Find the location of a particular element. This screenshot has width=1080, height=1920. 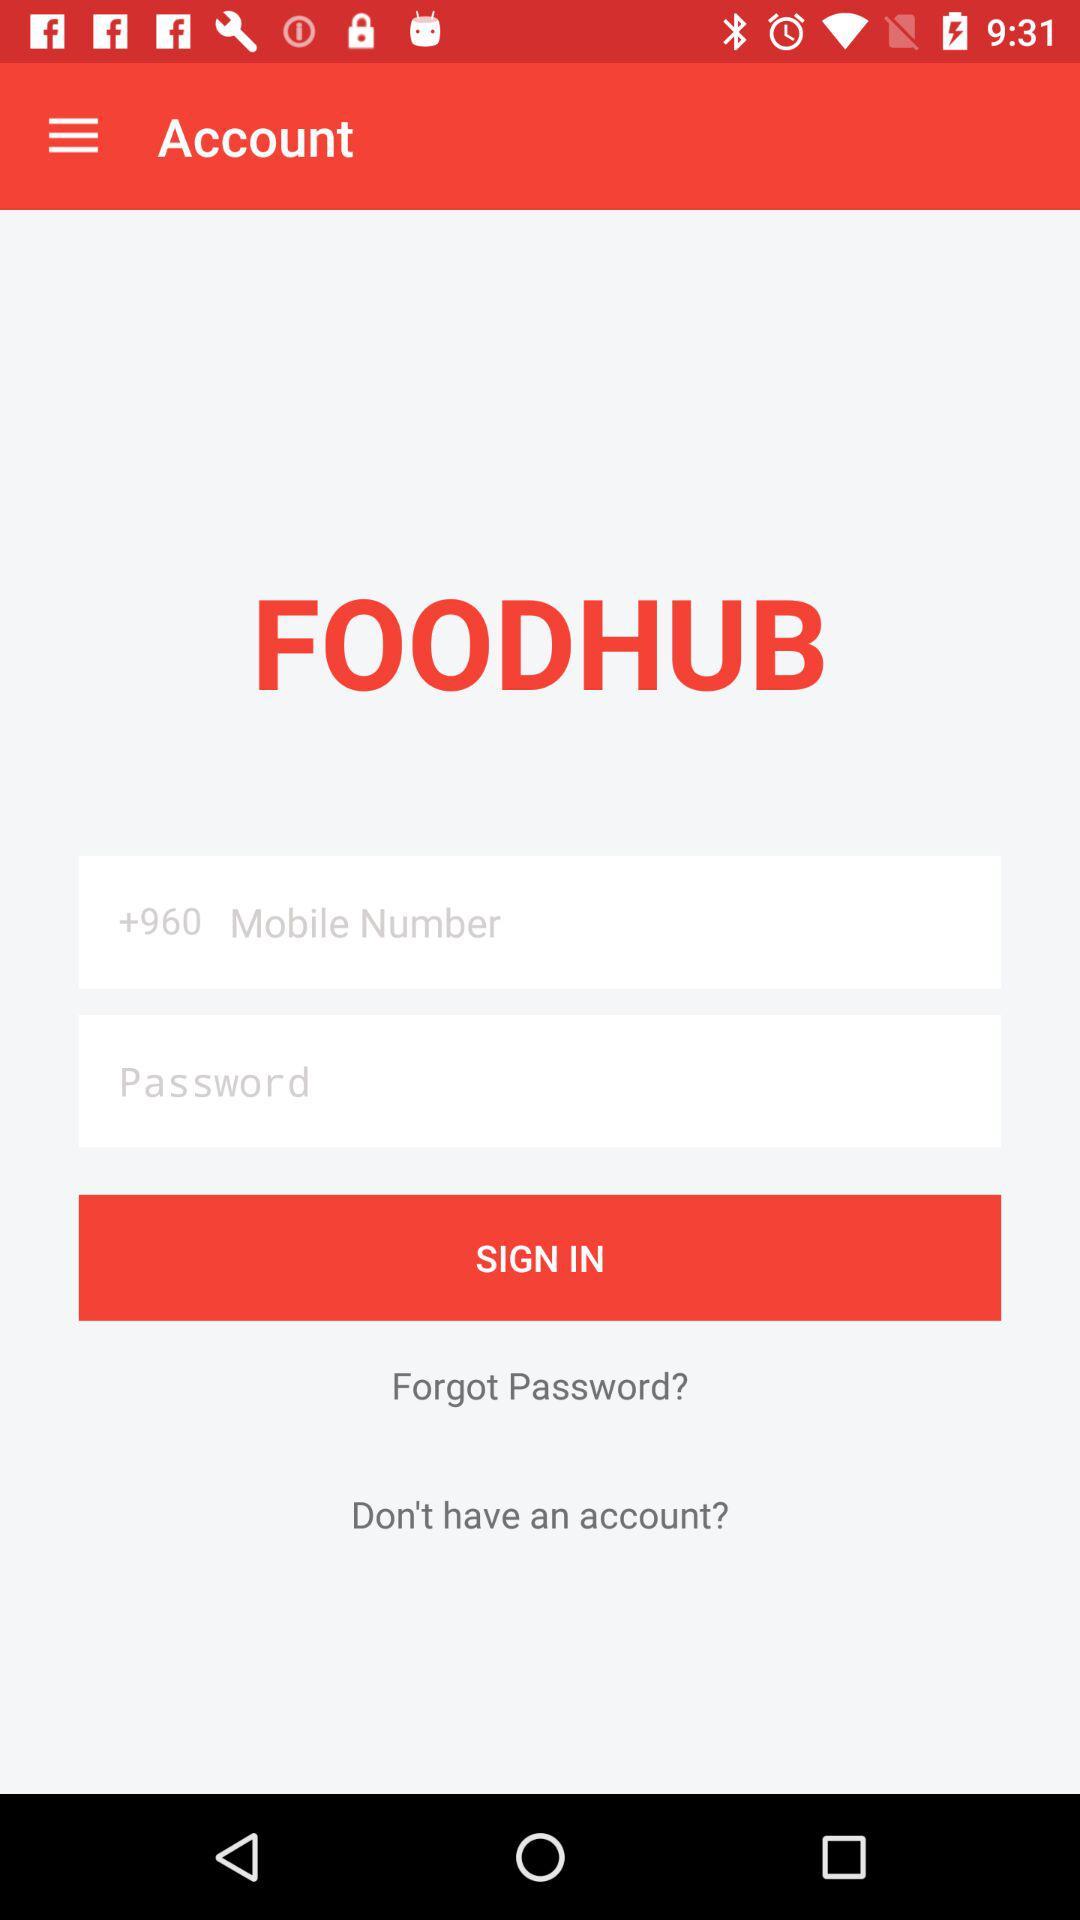

forgot password? is located at coordinates (540, 1384).